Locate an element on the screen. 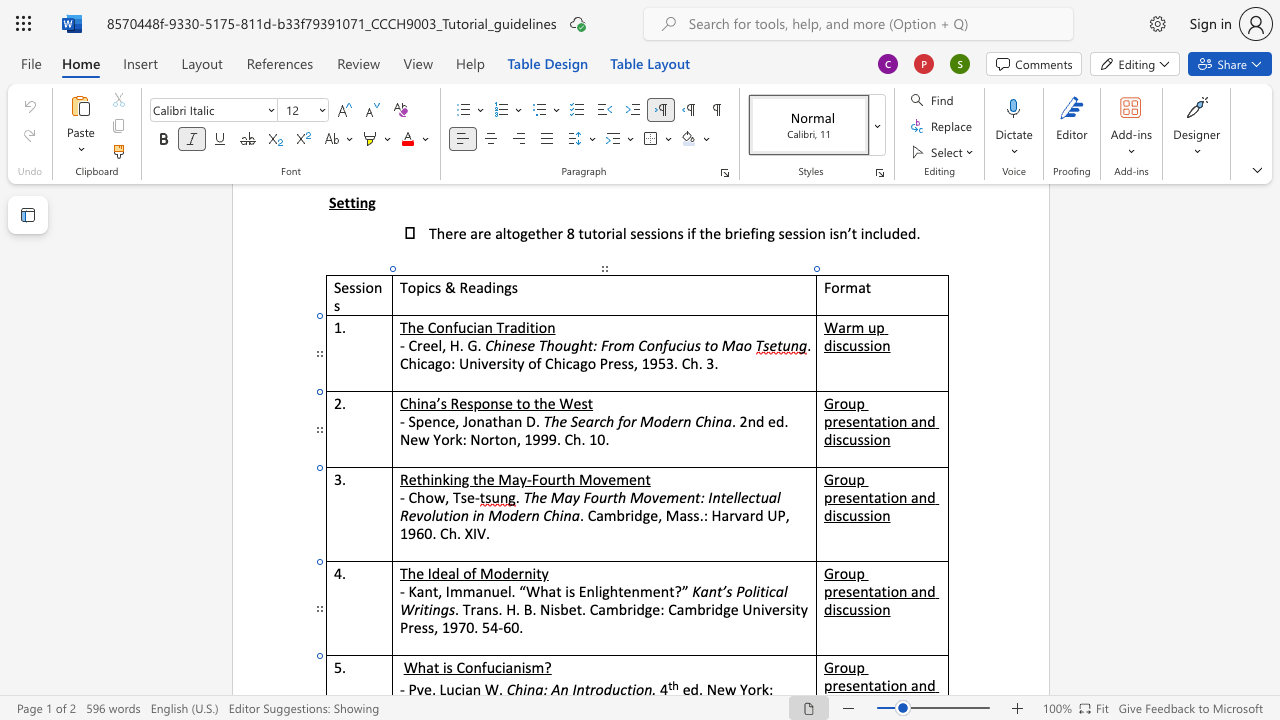 Image resolution: width=1280 pixels, height=720 pixels. the space between the continuous character "t" and "i" in the text is located at coordinates (885, 590).